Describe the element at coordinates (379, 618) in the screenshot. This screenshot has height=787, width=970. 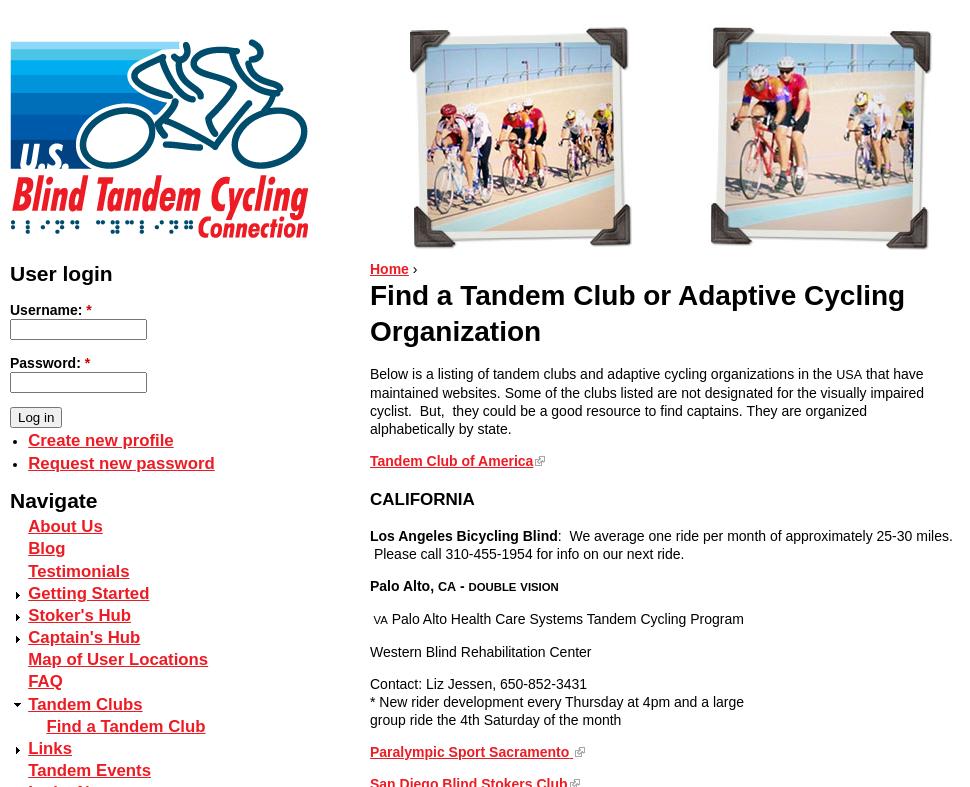
I see `'VA'` at that location.